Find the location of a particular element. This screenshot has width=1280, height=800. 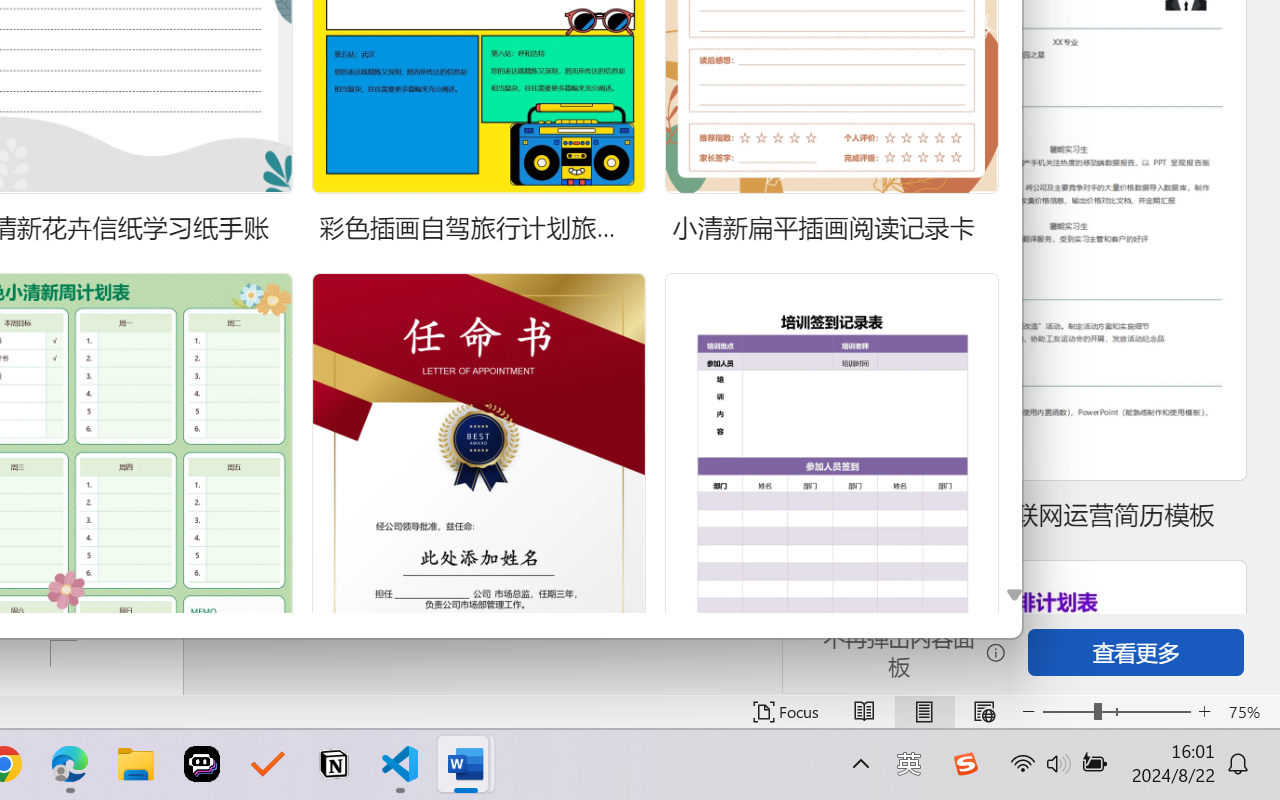

'Notion' is located at coordinates (334, 764).